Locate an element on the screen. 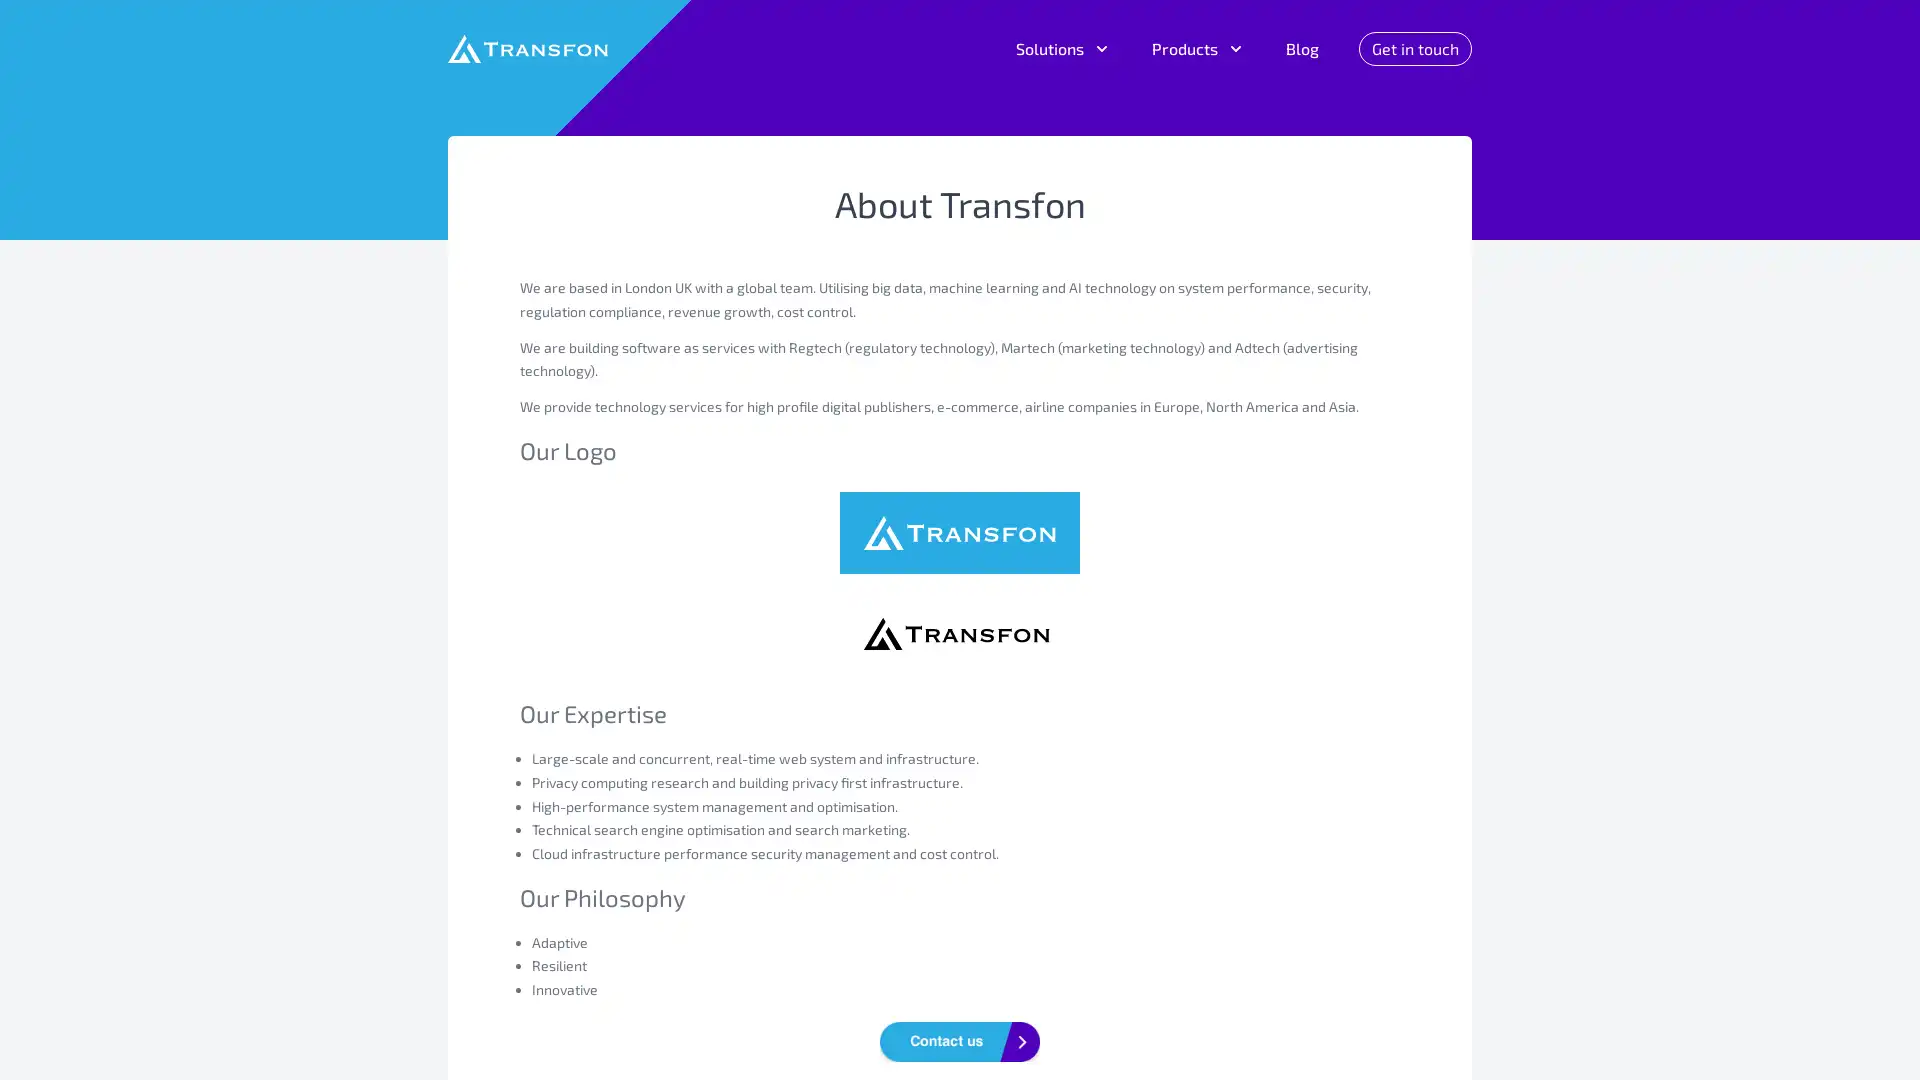 The image size is (1920, 1080). Do Not Sell My Data is located at coordinates (134, 1043).